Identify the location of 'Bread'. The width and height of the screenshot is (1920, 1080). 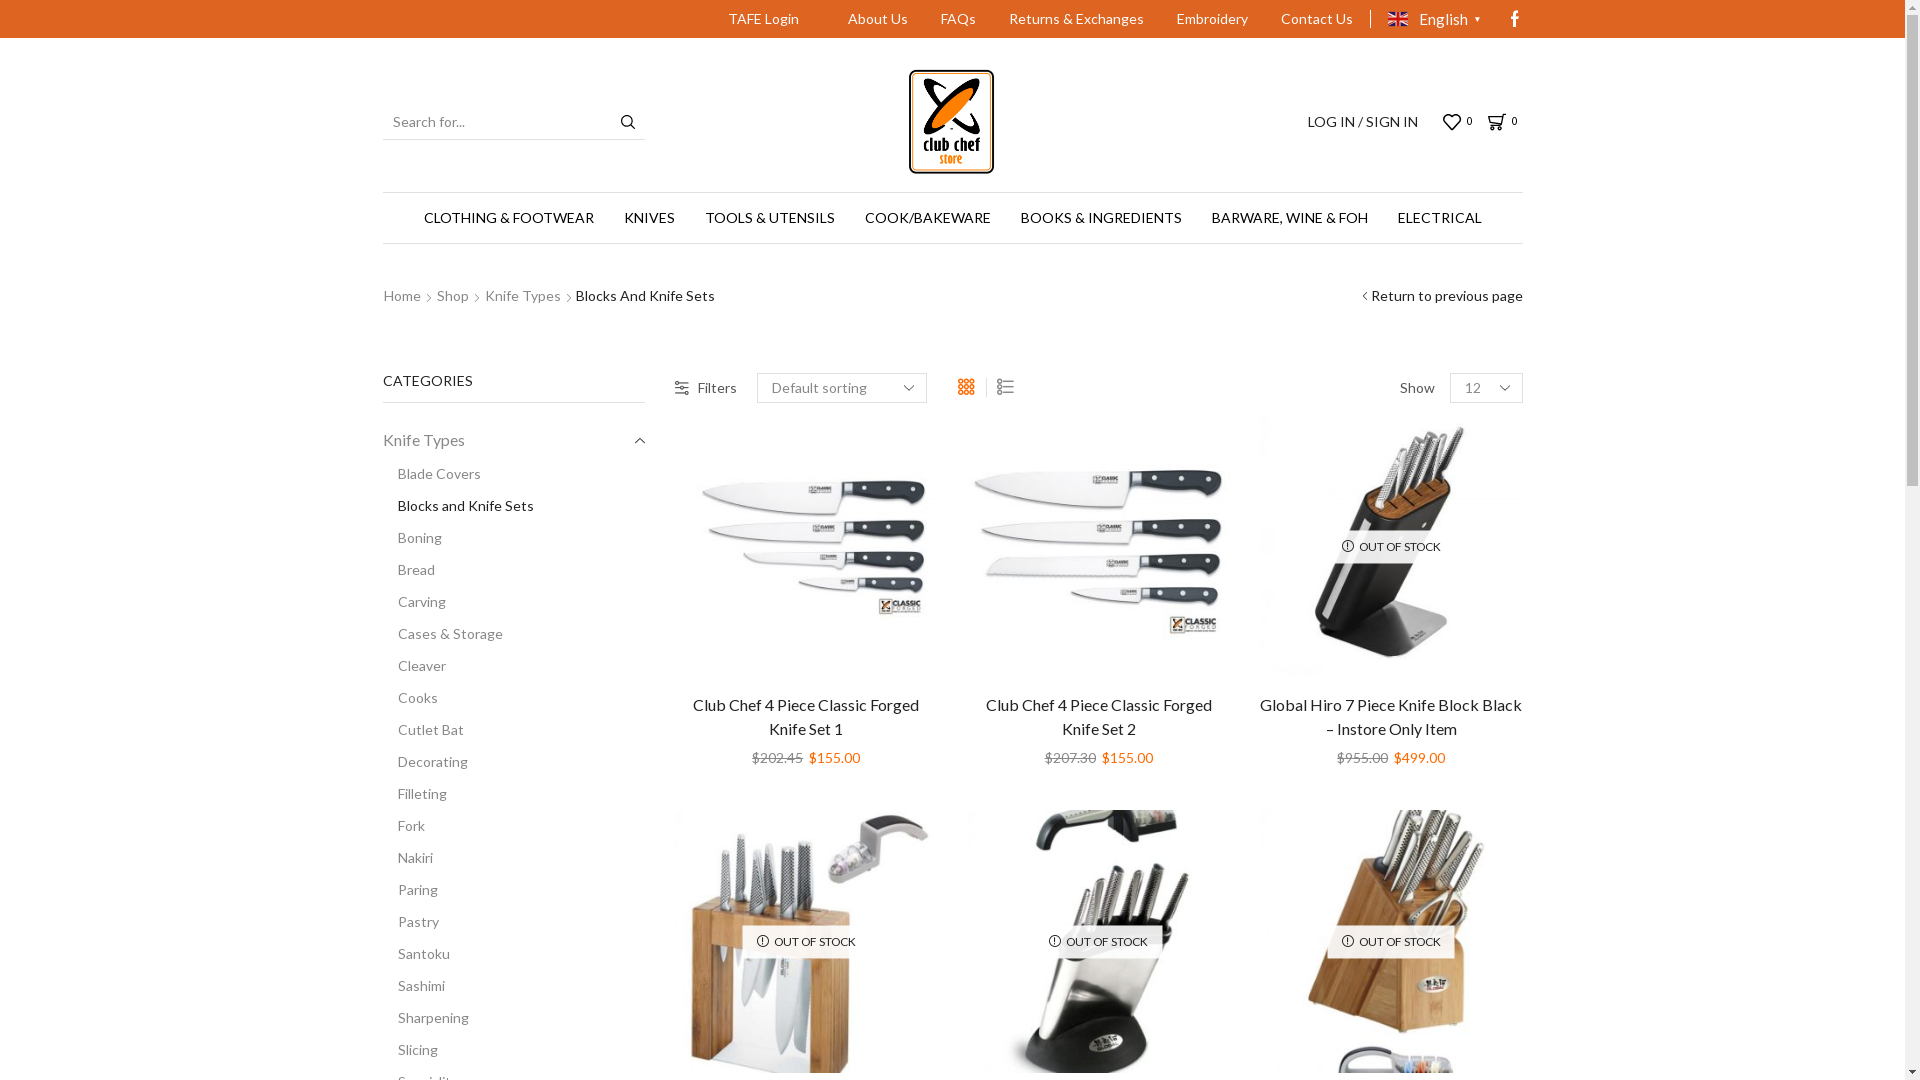
(382, 570).